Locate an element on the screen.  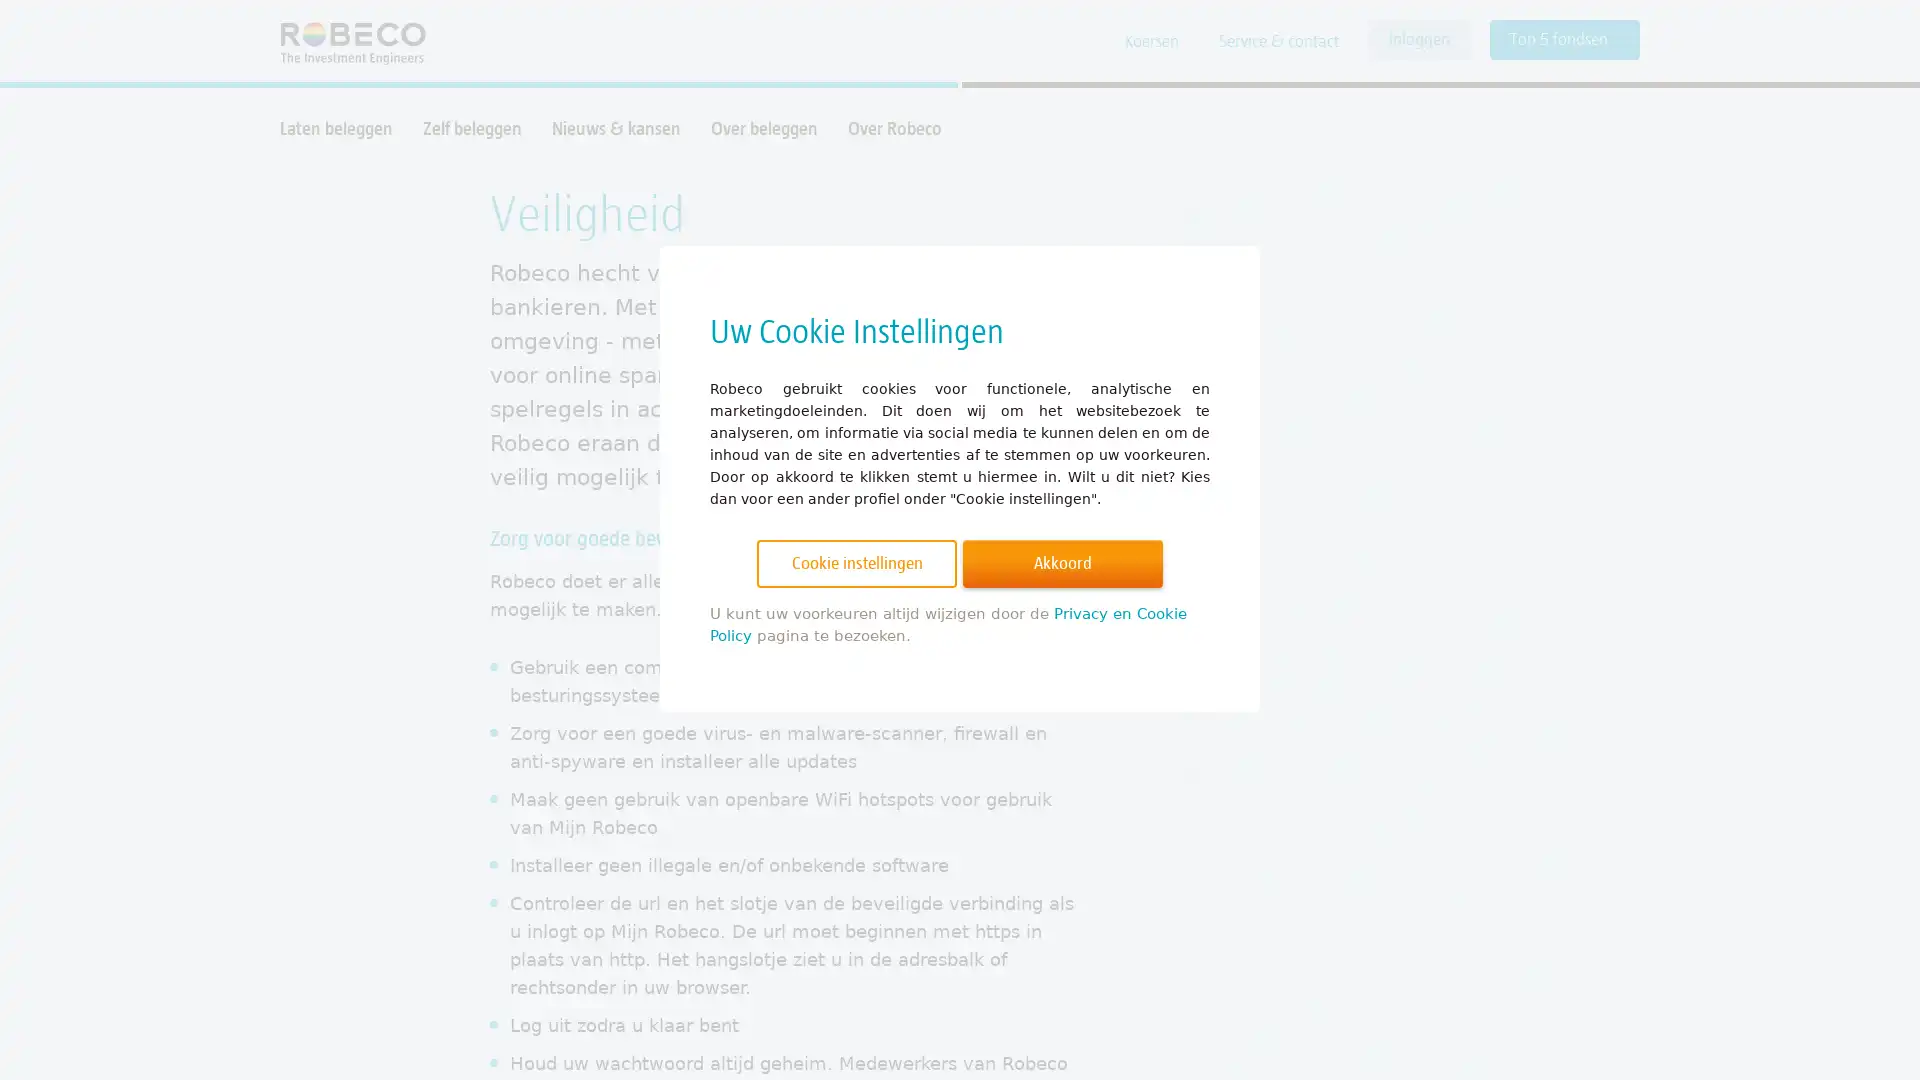
Inloggen is located at coordinates (1418, 39).